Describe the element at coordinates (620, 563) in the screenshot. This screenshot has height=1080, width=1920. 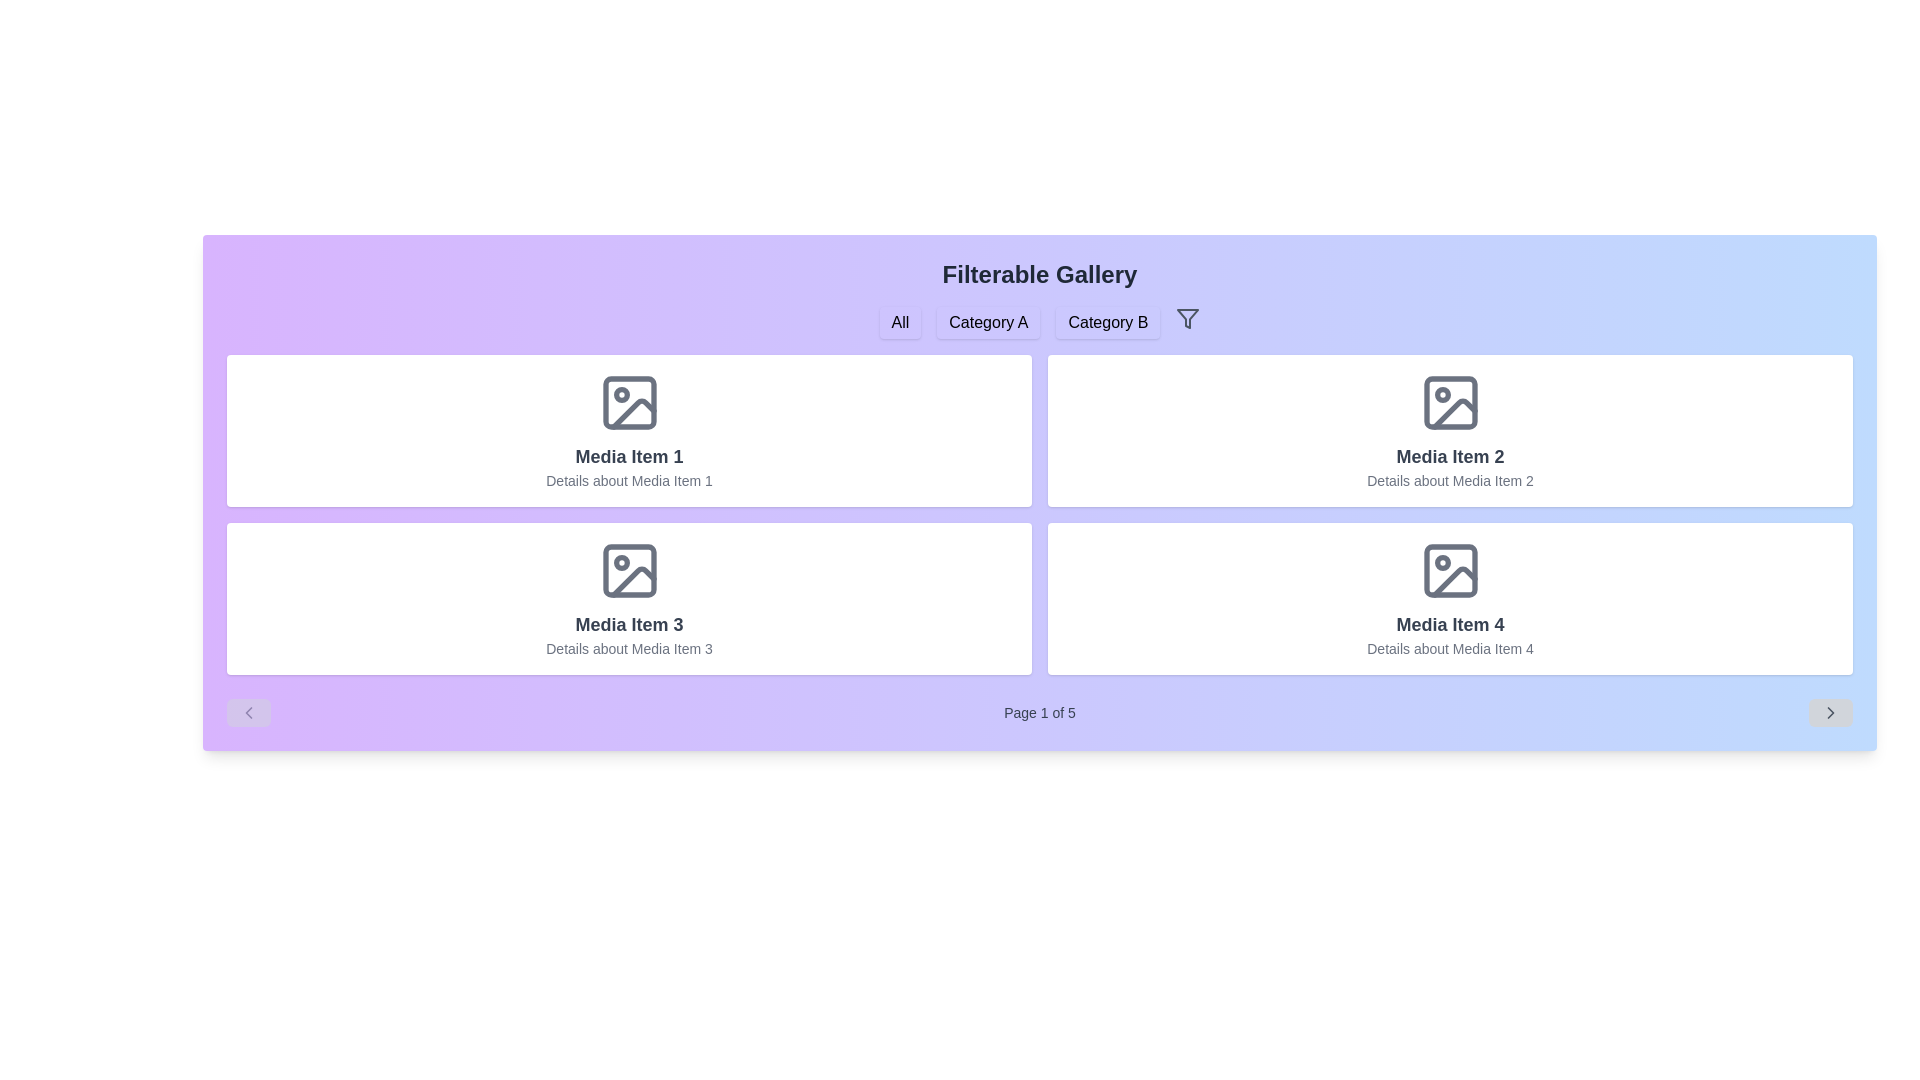
I see `the Circular marker graphic element located in the lower-left quadrant of the image graphic associated with 'Media Item 3'` at that location.